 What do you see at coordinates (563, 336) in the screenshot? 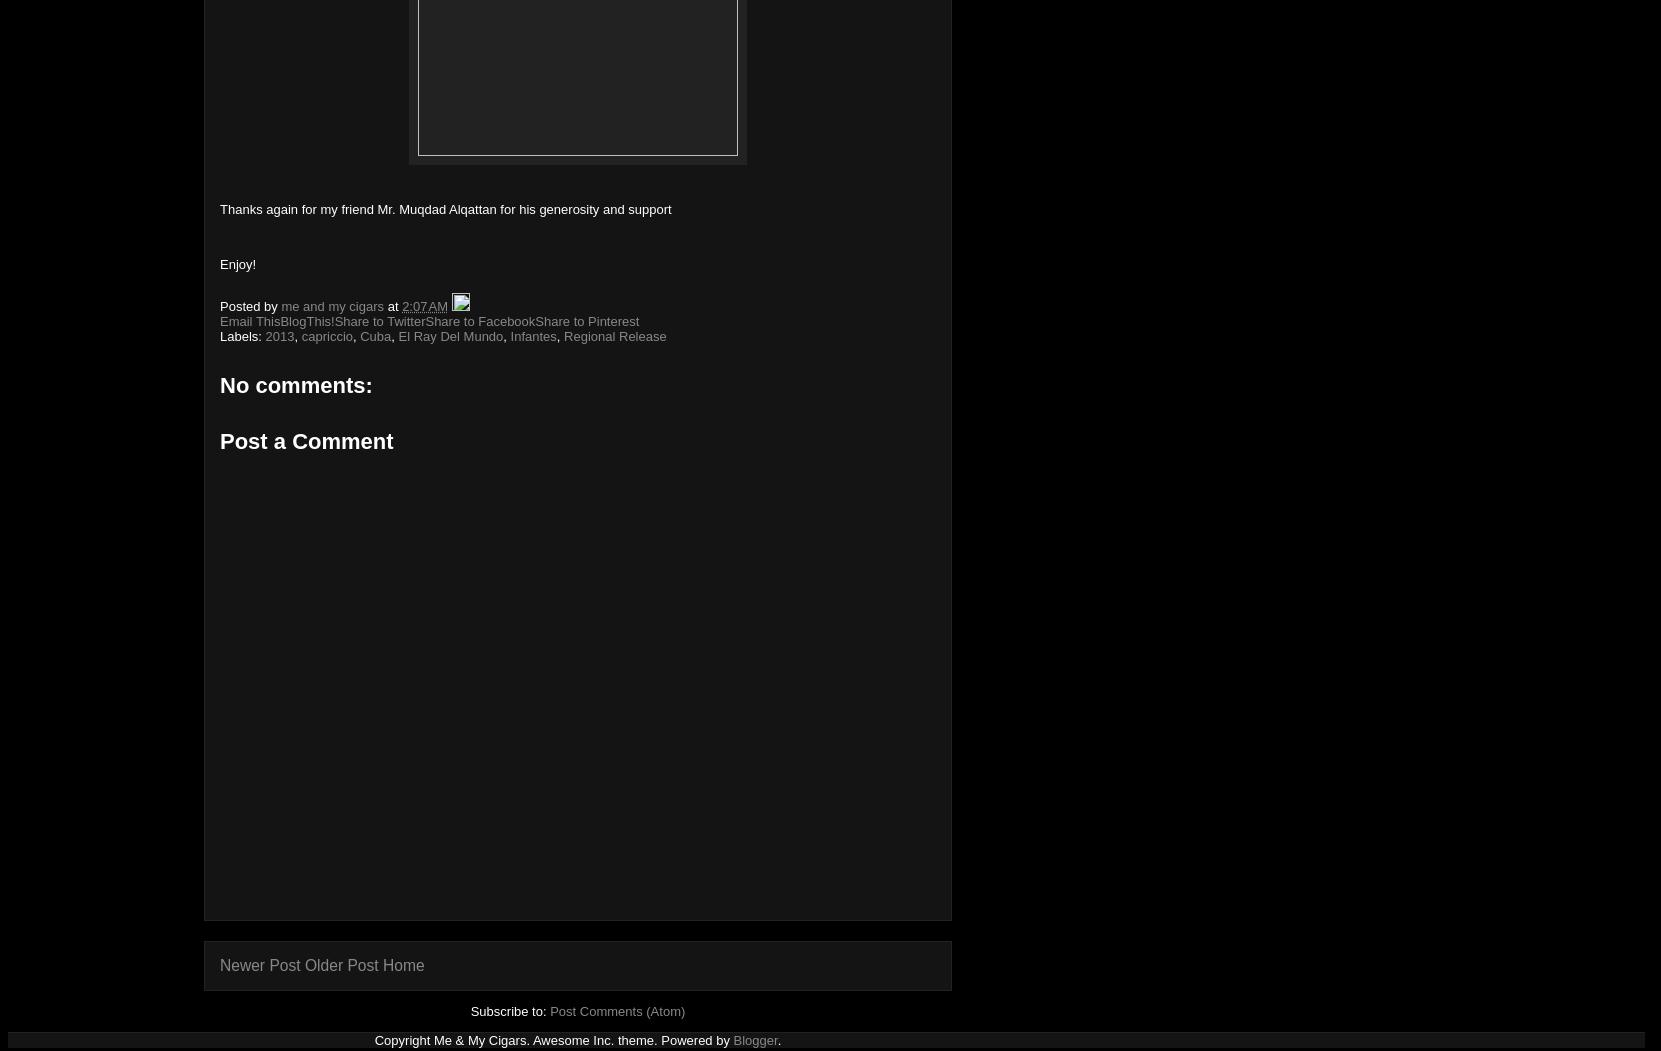
I see `'Regional Release'` at bounding box center [563, 336].